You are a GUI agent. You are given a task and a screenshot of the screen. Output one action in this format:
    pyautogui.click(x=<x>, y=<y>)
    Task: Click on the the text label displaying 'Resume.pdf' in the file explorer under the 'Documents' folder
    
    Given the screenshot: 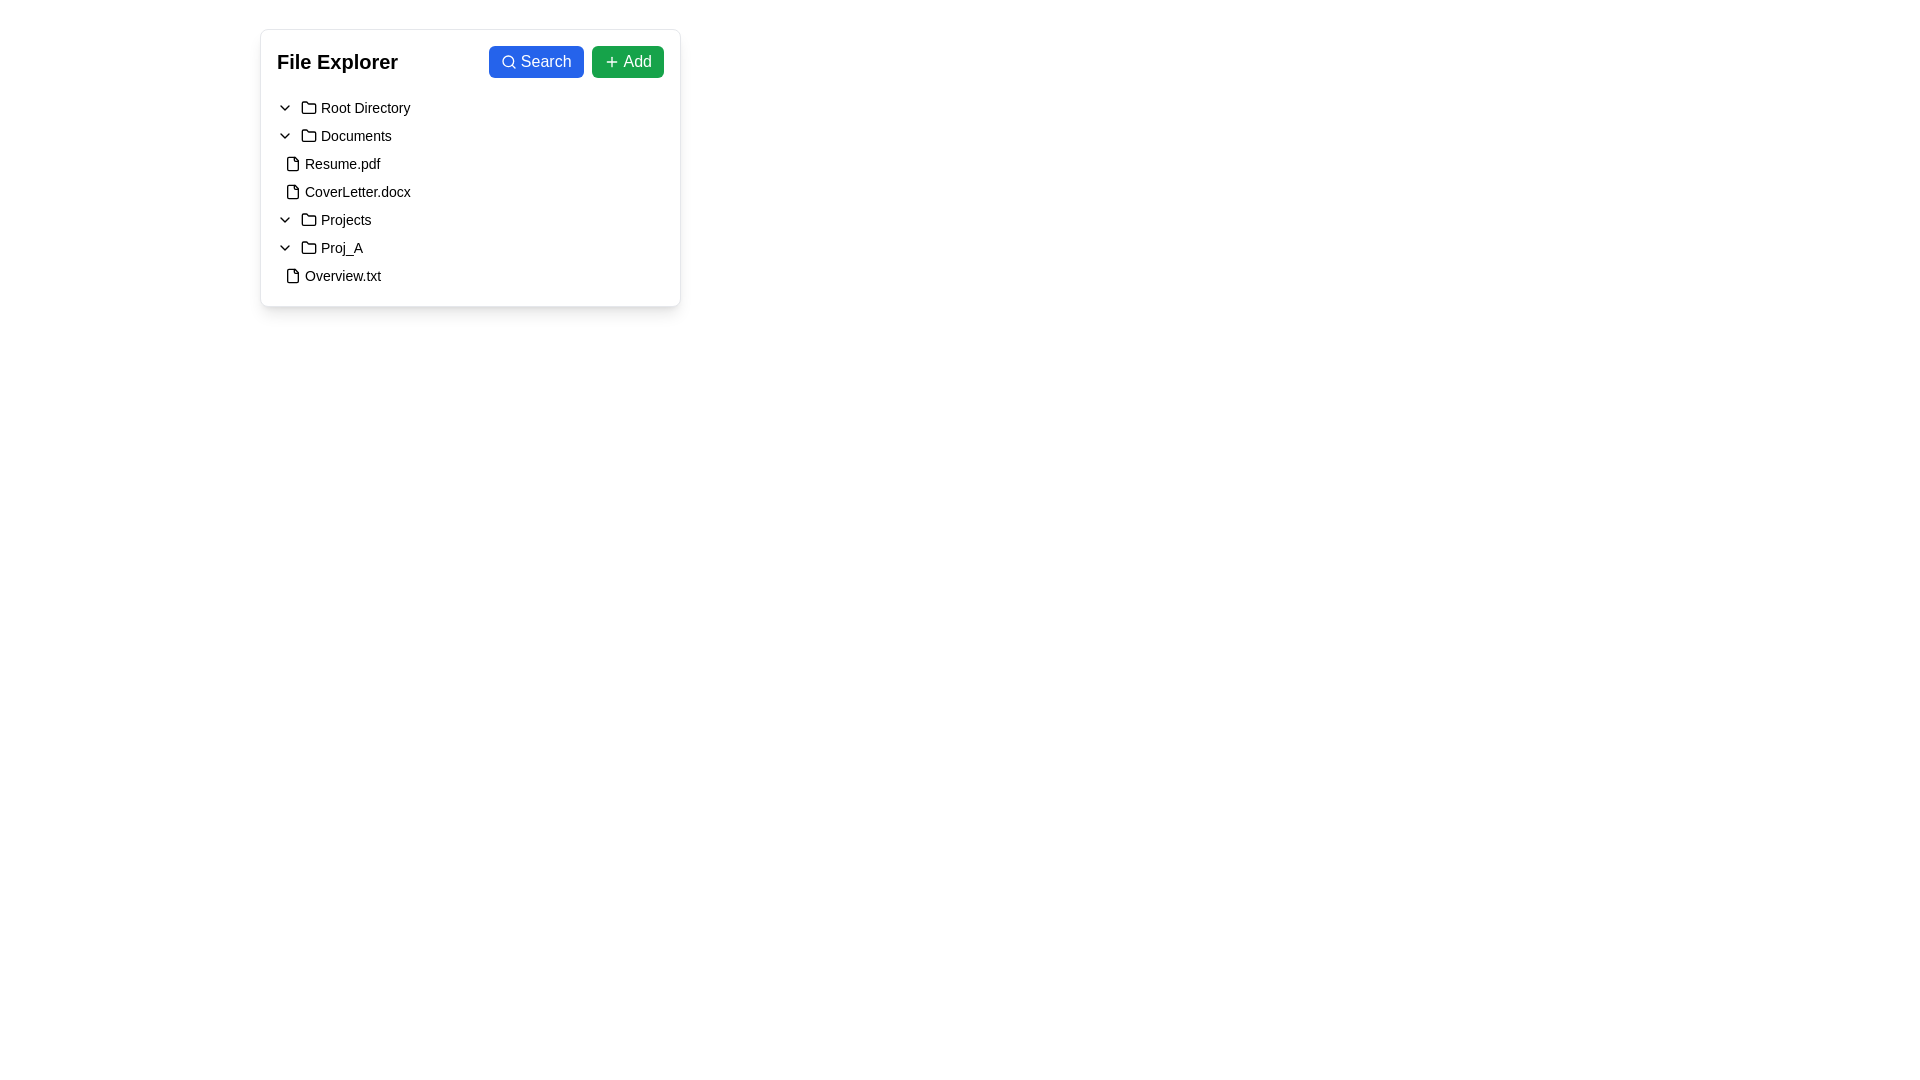 What is the action you would take?
    pyautogui.click(x=342, y=163)
    